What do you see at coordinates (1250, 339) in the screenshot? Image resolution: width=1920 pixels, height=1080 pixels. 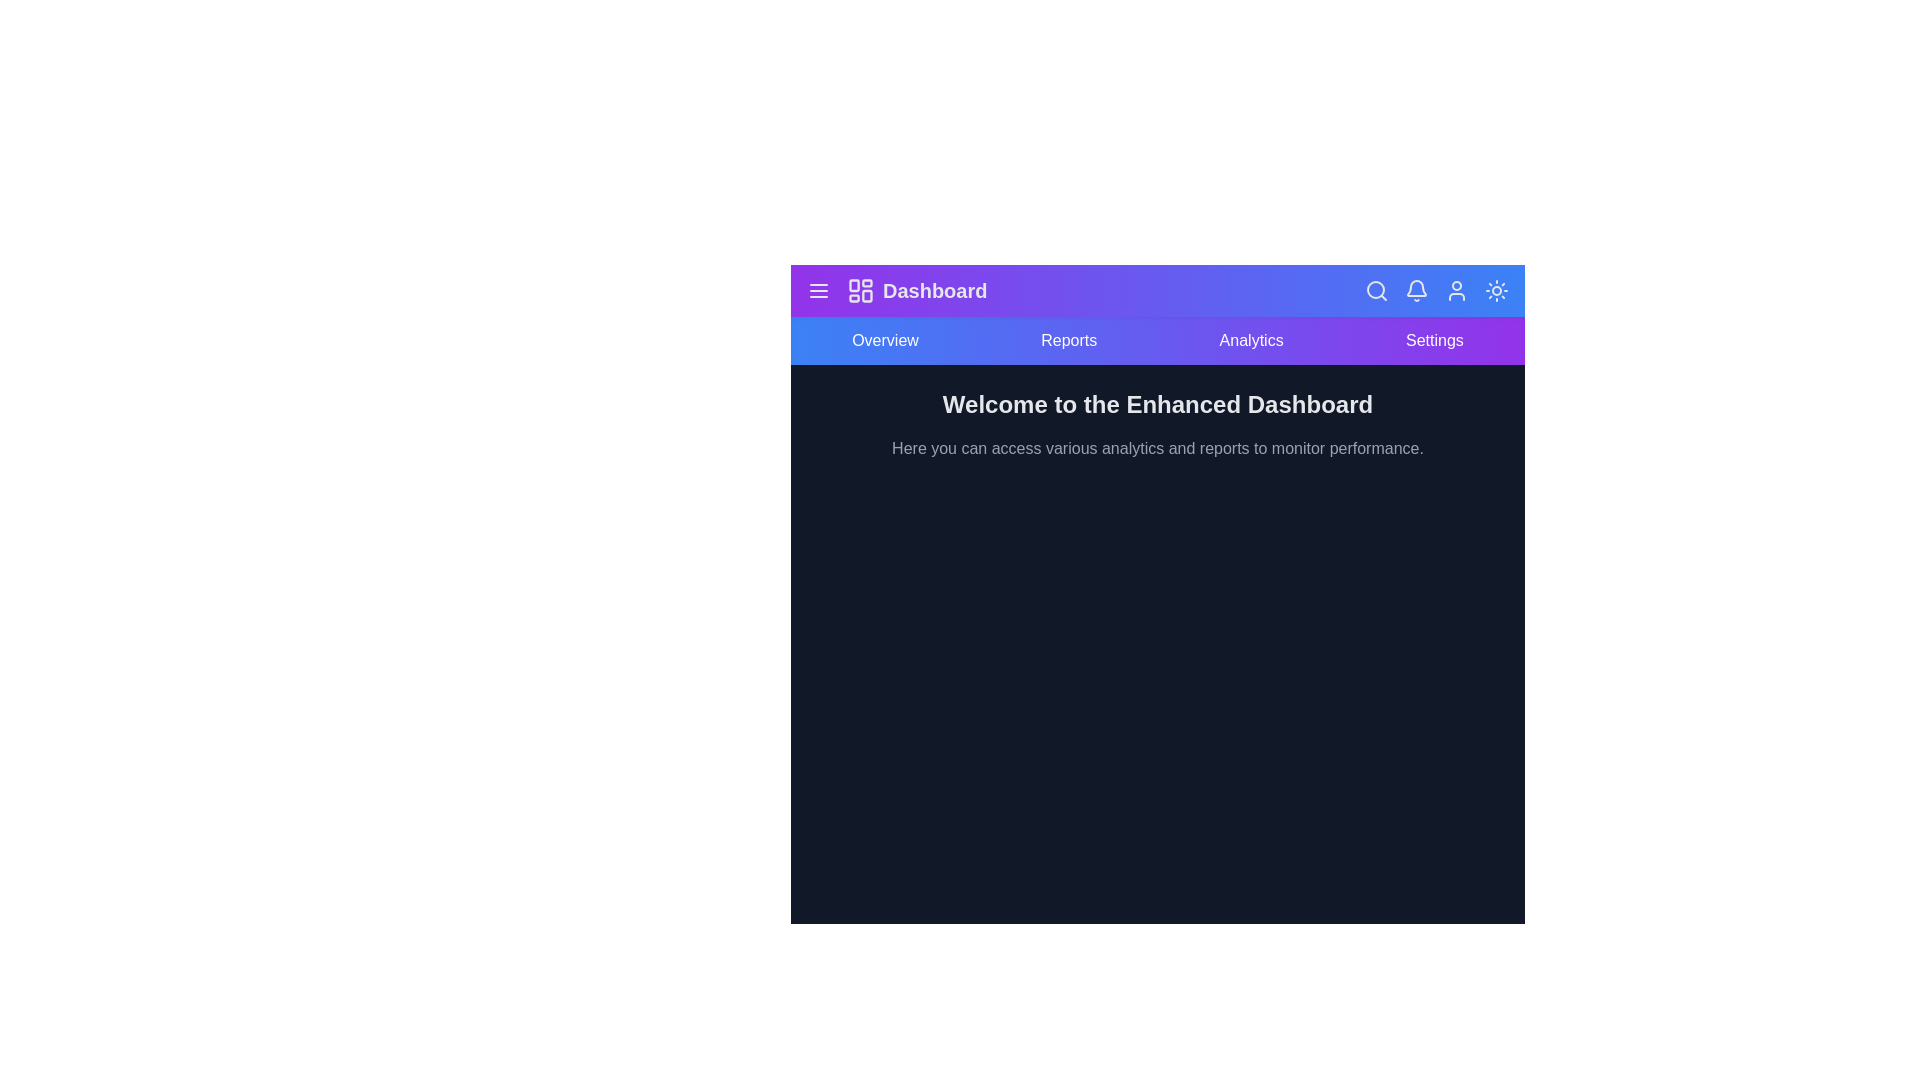 I see `the navigation item Analytics` at bounding box center [1250, 339].